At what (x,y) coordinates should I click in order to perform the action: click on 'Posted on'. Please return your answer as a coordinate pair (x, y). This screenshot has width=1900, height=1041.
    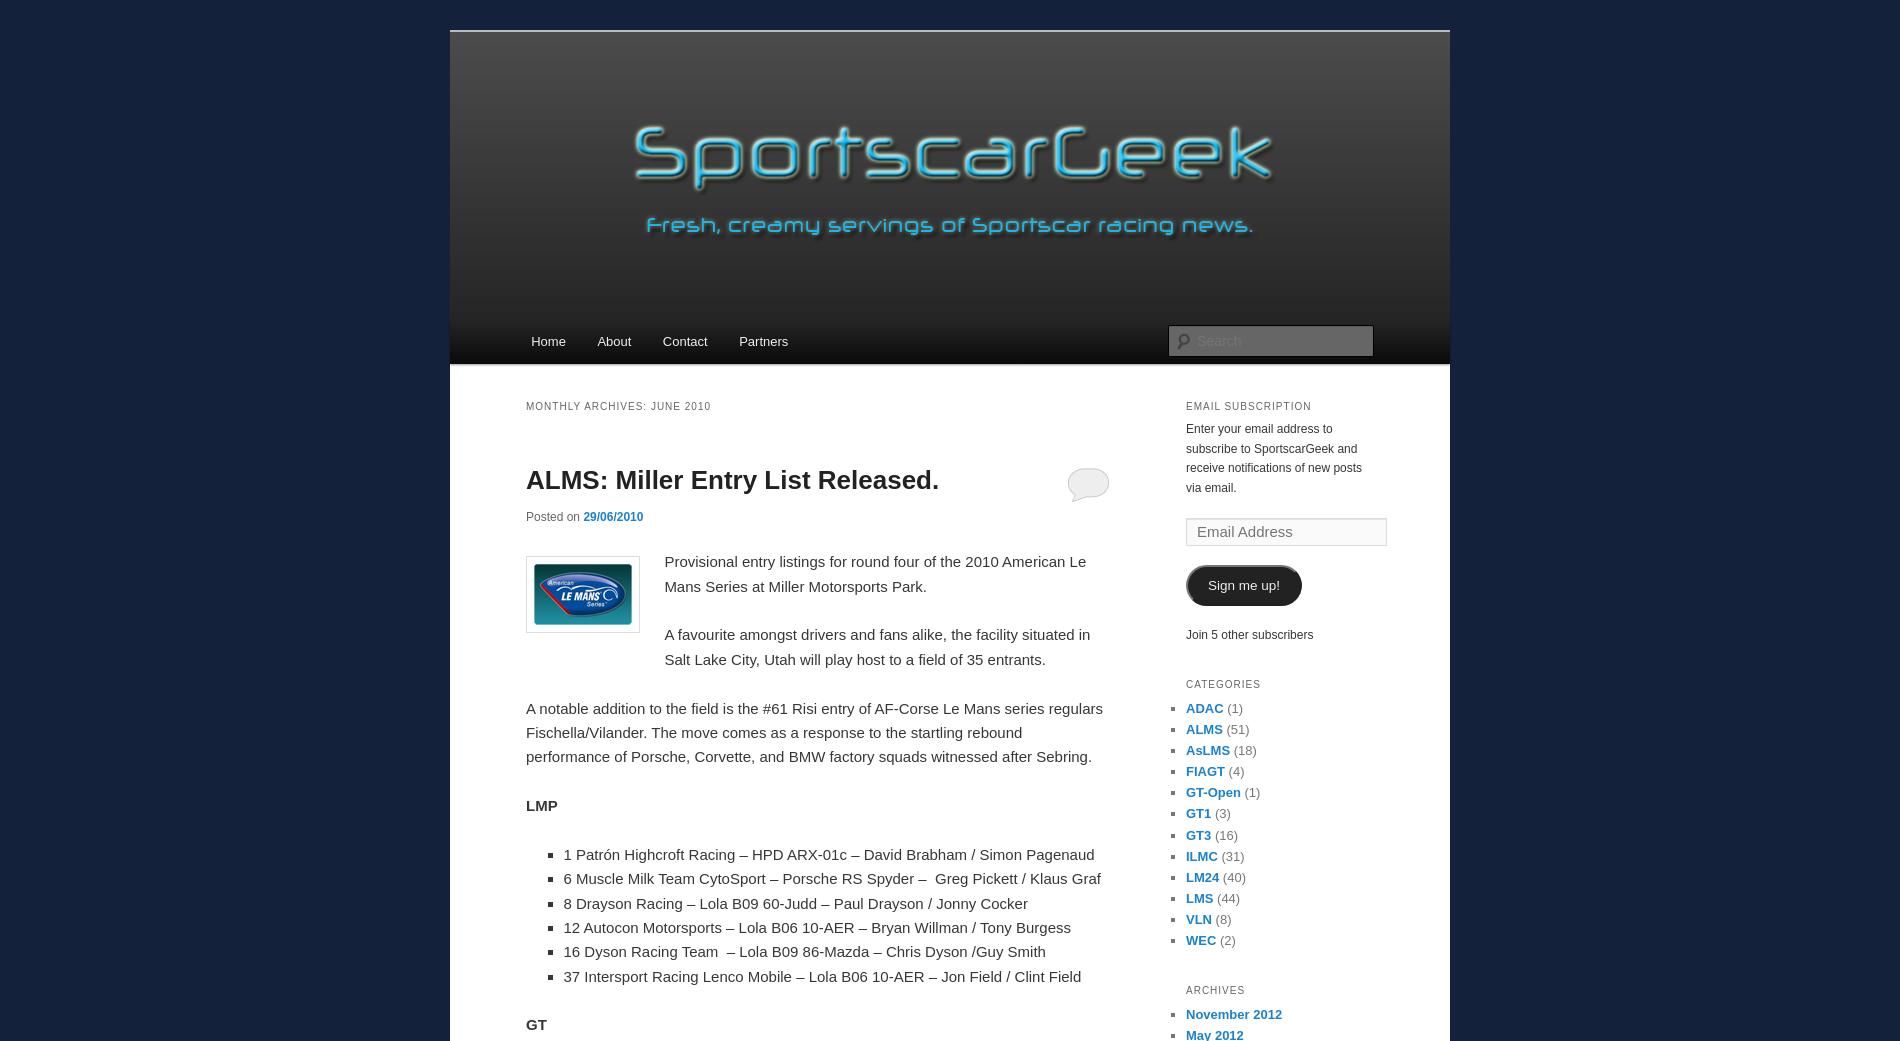
    Looking at the image, I should click on (554, 515).